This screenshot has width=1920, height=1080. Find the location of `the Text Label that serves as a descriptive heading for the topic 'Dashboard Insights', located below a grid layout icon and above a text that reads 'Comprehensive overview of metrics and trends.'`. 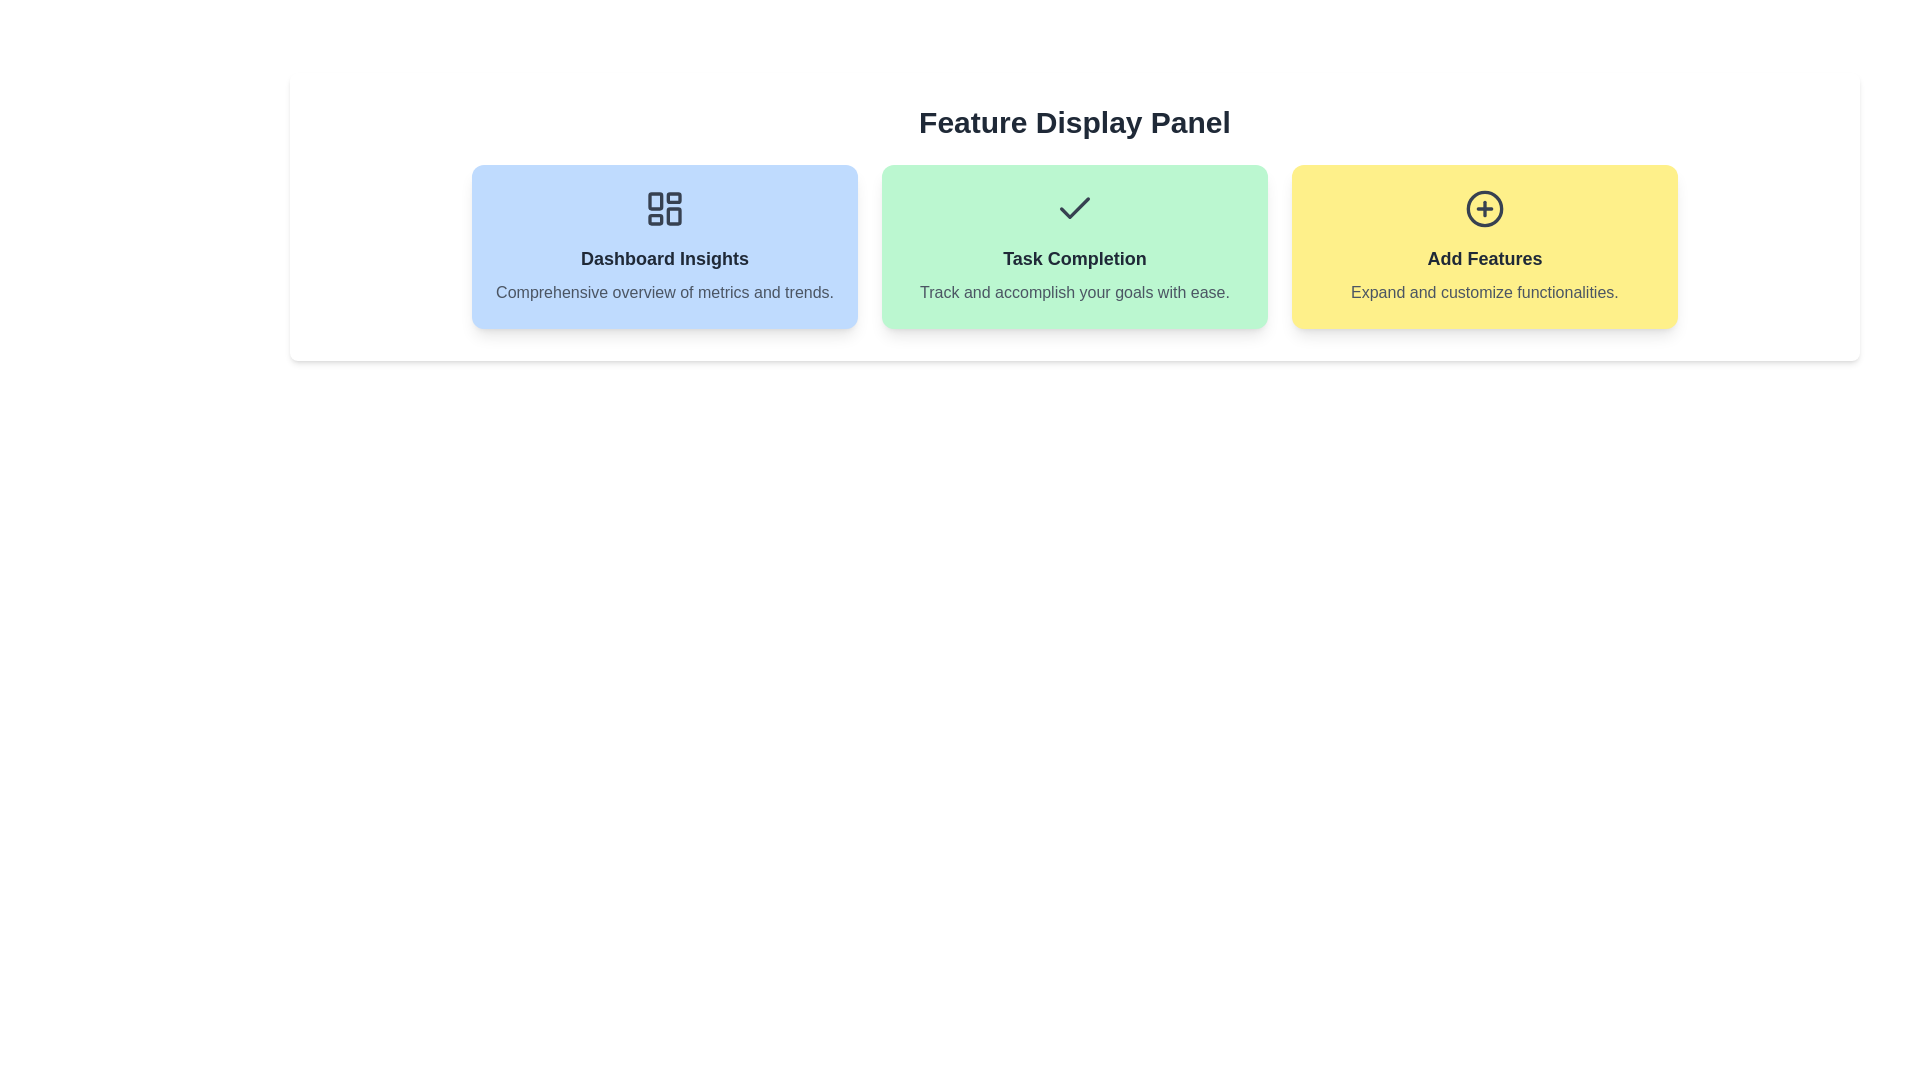

the Text Label that serves as a descriptive heading for the topic 'Dashboard Insights', located below a grid layout icon and above a text that reads 'Comprehensive overview of metrics and trends.' is located at coordinates (665, 257).